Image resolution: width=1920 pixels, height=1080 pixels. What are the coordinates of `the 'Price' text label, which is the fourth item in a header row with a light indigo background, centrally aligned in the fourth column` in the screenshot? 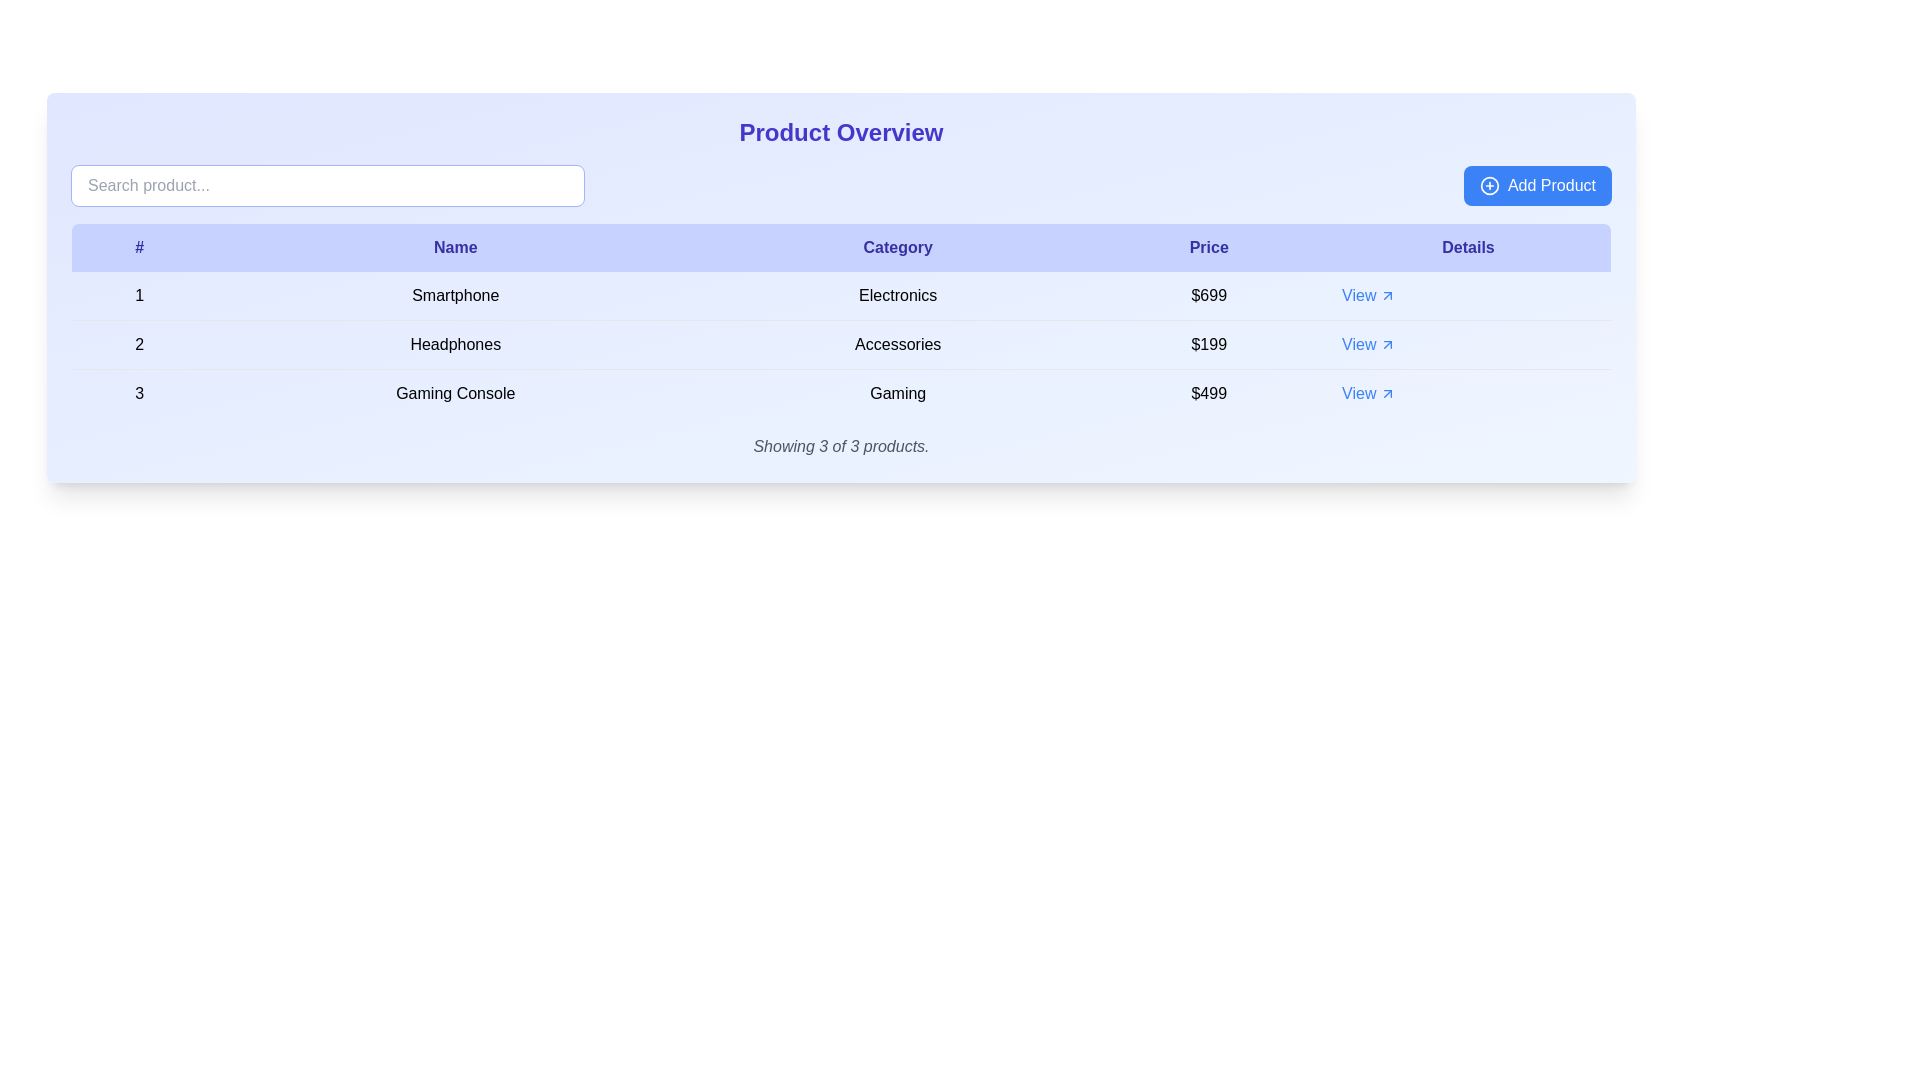 It's located at (1208, 246).